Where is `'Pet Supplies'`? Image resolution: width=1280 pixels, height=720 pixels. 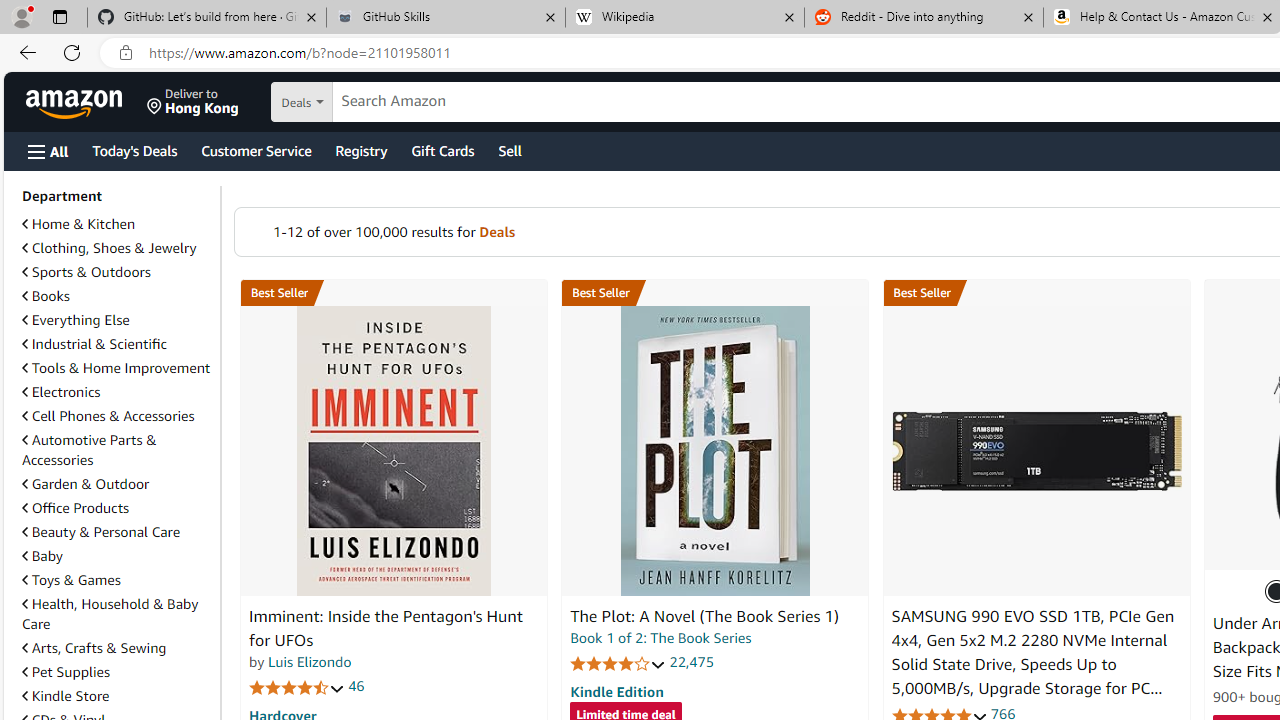
'Pet Supplies' is located at coordinates (116, 671).